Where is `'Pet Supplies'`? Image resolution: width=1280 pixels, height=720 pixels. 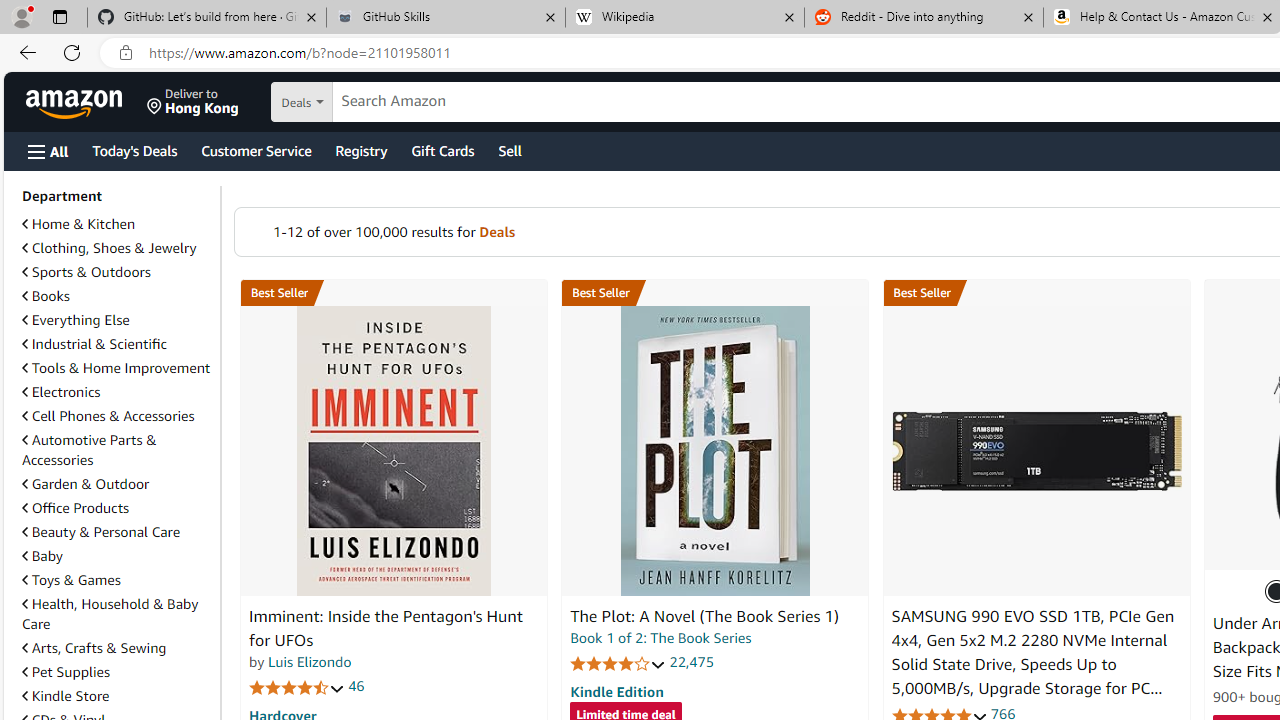
'Pet Supplies' is located at coordinates (116, 671).